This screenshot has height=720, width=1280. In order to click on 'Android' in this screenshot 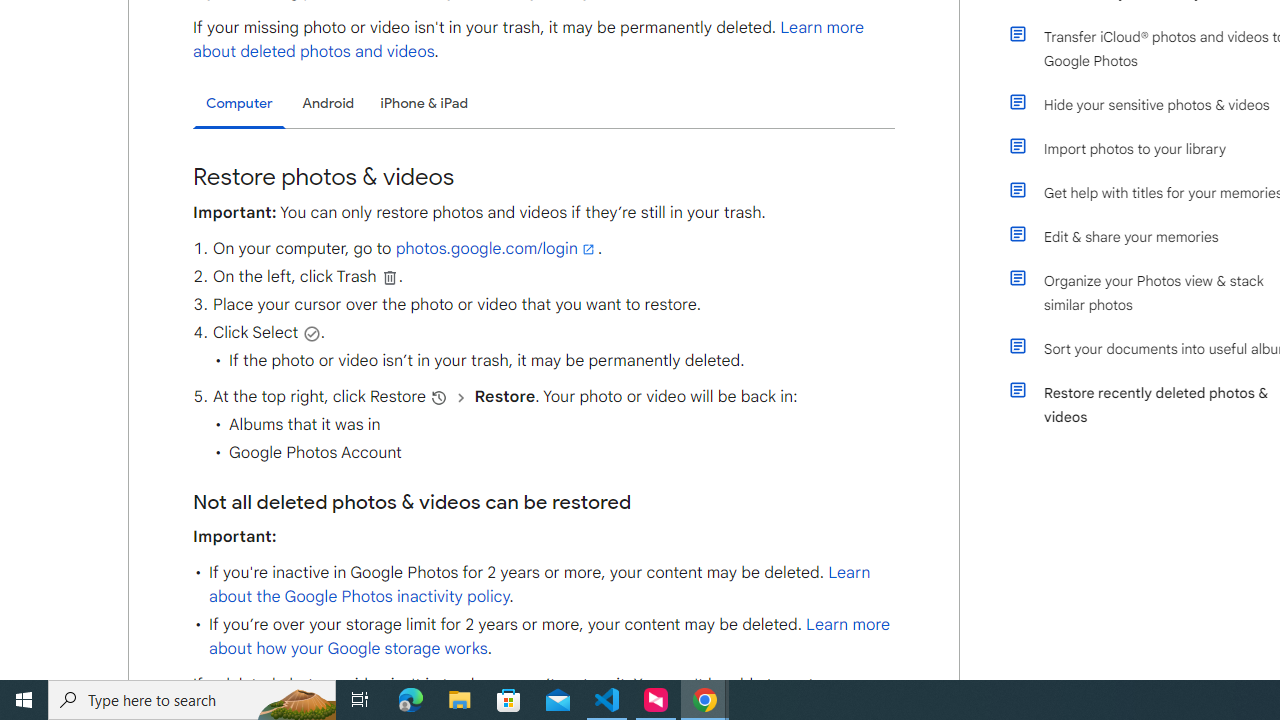, I will do `click(328, 103)`.